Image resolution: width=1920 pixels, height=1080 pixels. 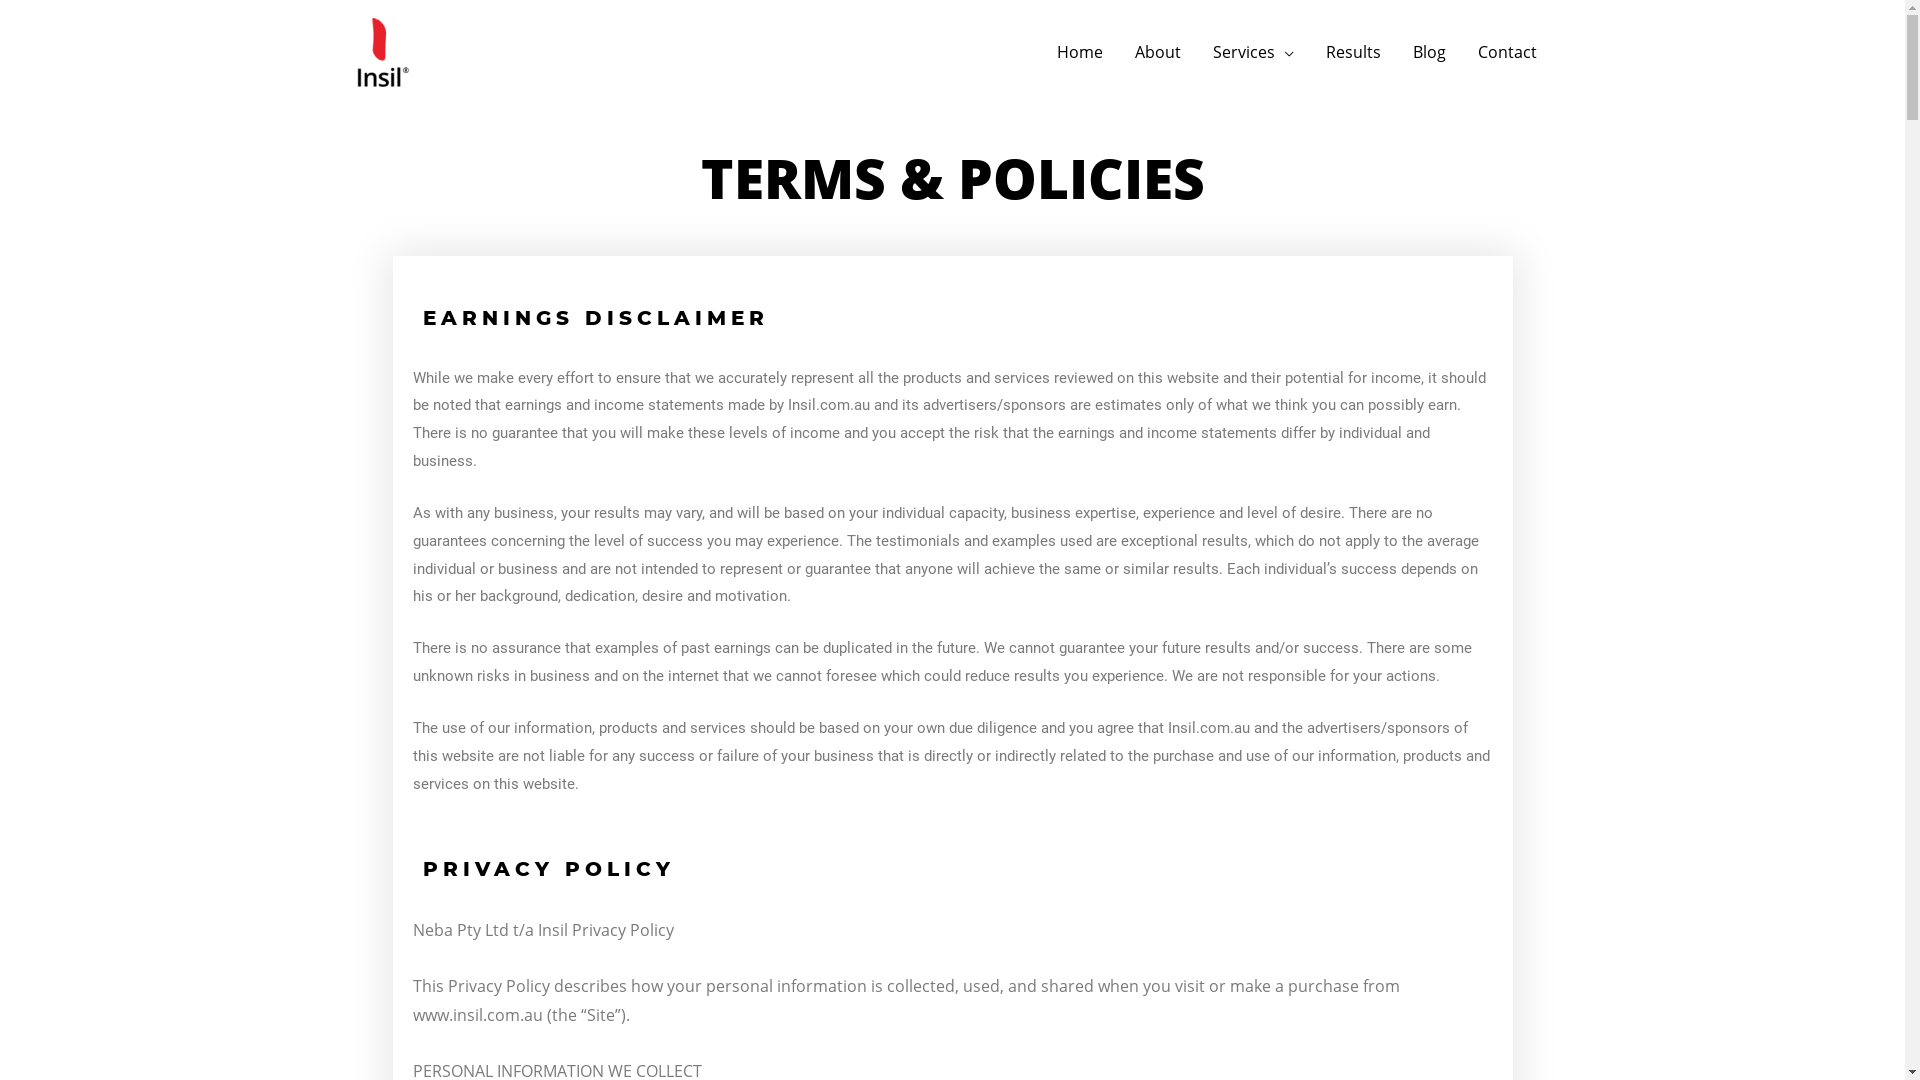 What do you see at coordinates (1195, 50) in the screenshot?
I see `'Services'` at bounding box center [1195, 50].